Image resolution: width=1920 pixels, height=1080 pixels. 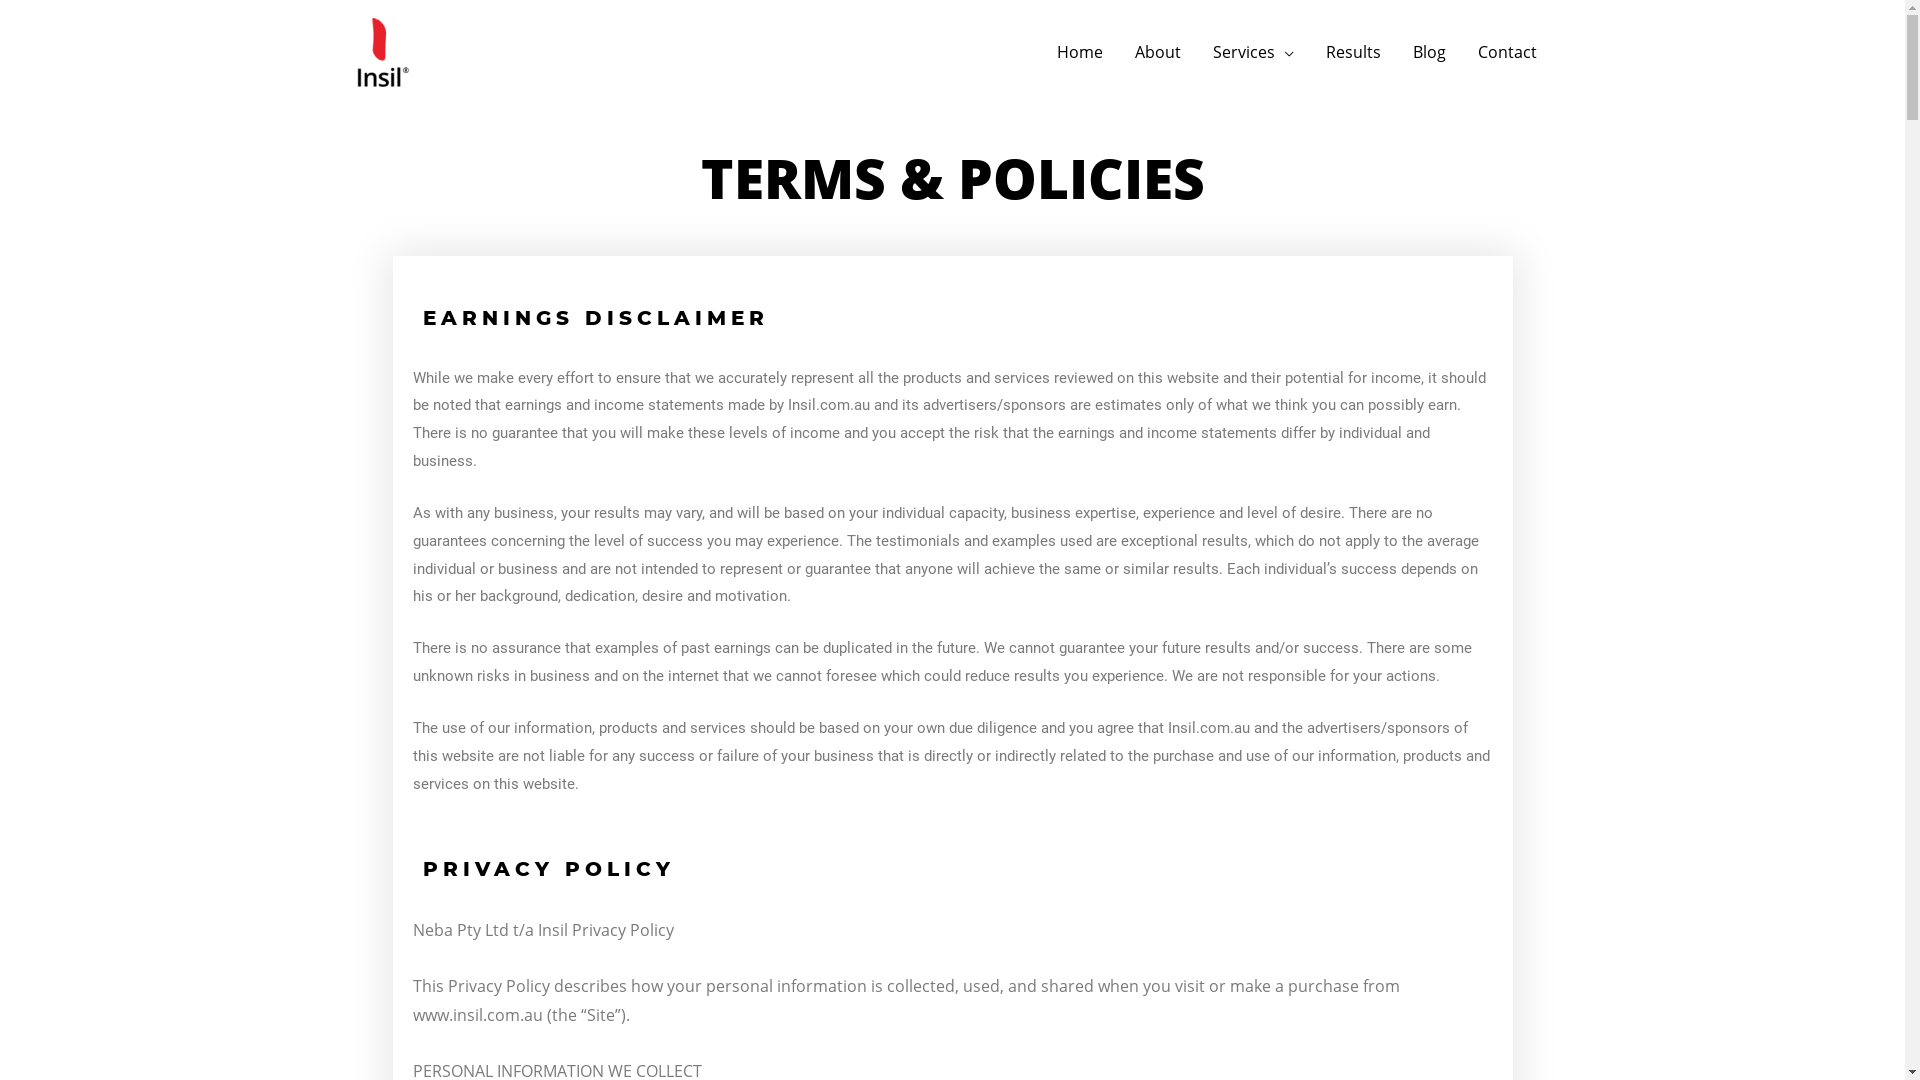 What do you see at coordinates (1195, 50) in the screenshot?
I see `'Services'` at bounding box center [1195, 50].